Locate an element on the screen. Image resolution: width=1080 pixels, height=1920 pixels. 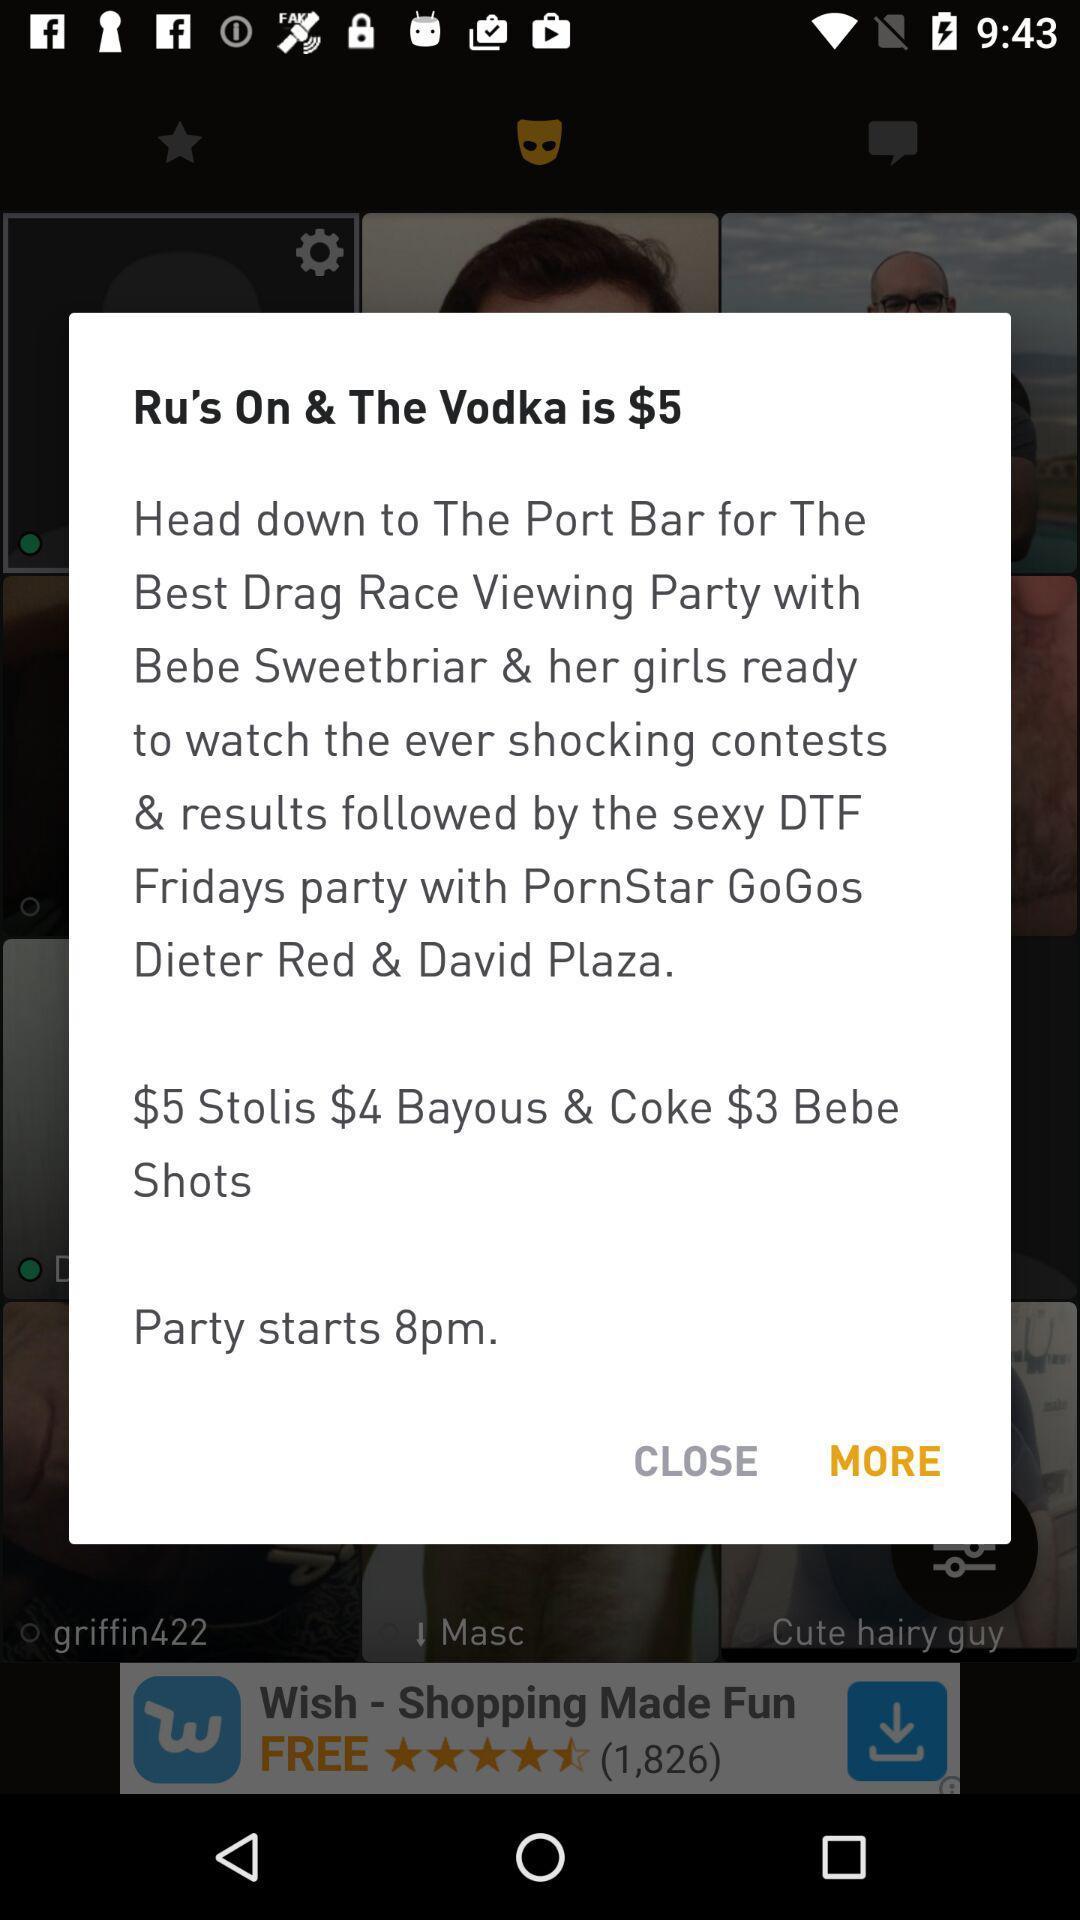
more at the bottom right corner is located at coordinates (883, 1460).